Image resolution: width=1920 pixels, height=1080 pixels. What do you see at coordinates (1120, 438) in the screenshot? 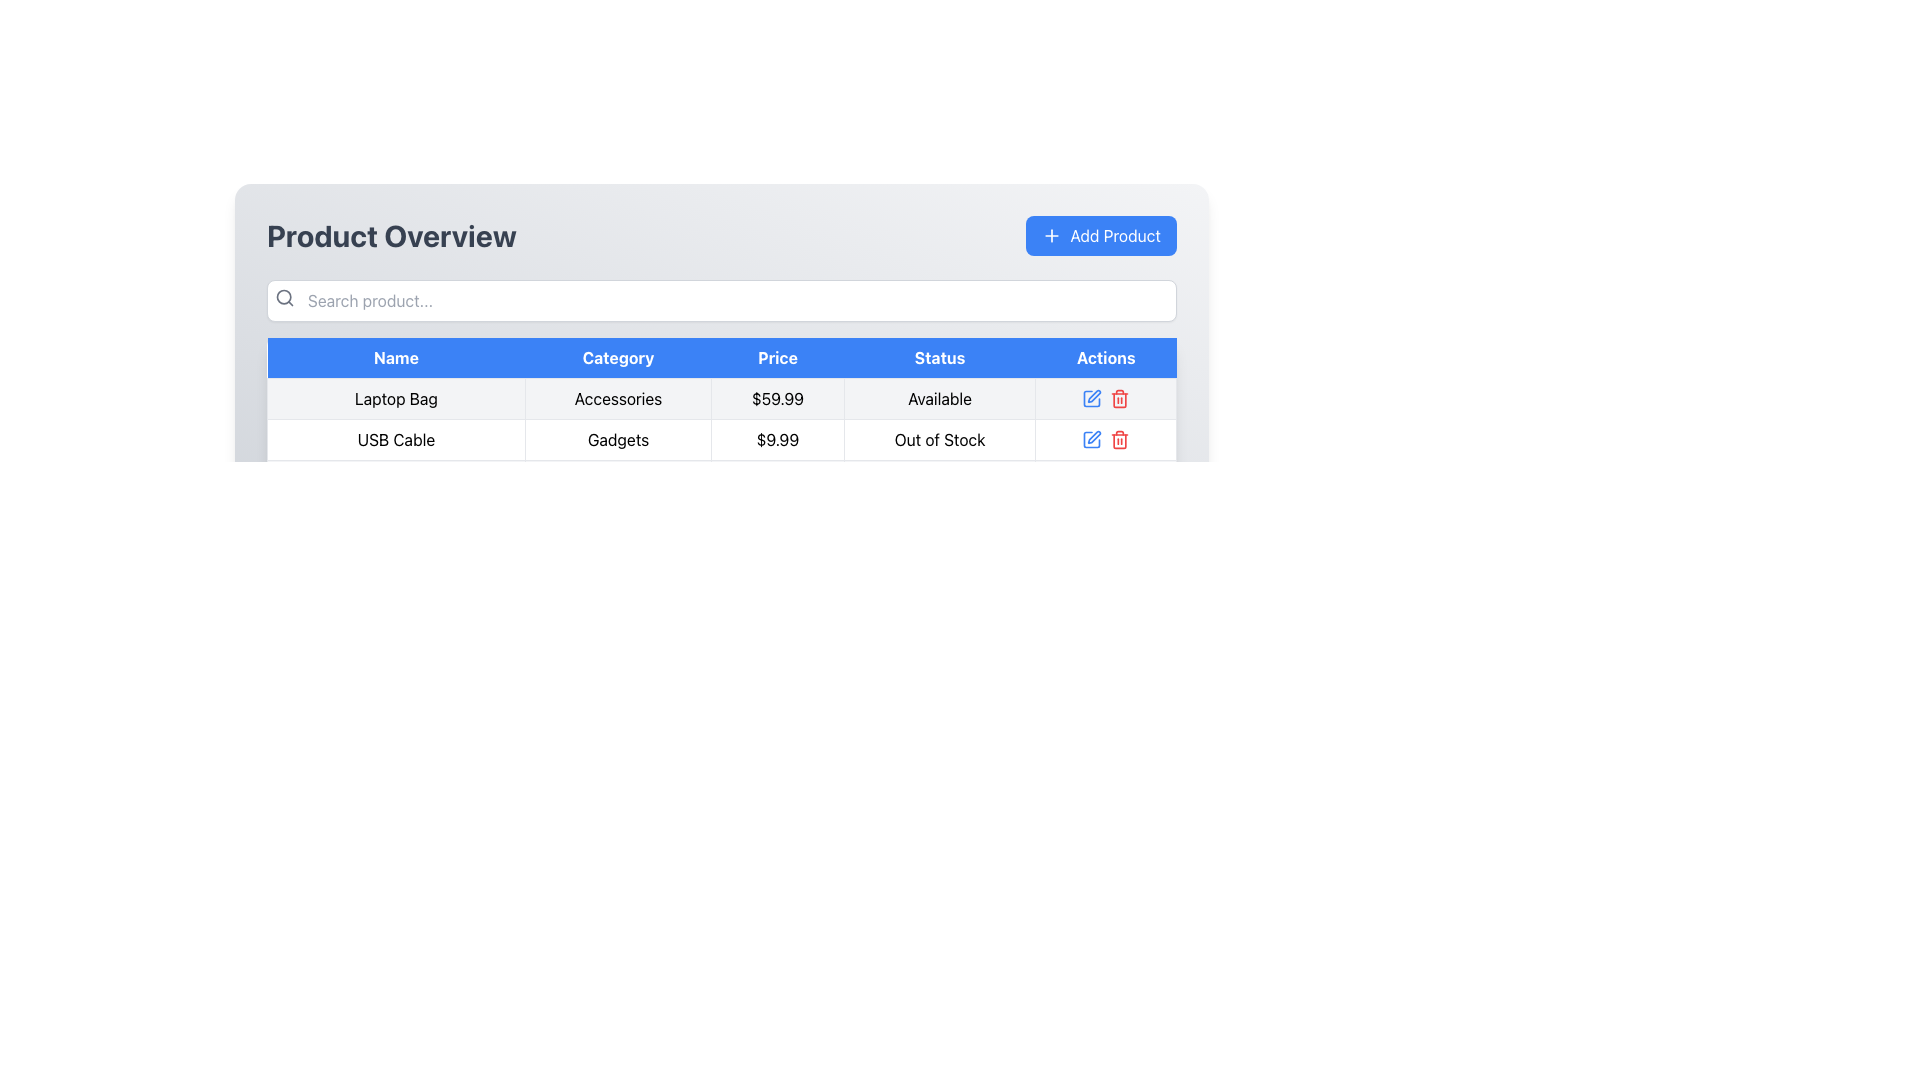
I see `the delete icon (trash icon) located in the 'Actions' column of the second data row in the table to initiate the deletion process` at bounding box center [1120, 438].